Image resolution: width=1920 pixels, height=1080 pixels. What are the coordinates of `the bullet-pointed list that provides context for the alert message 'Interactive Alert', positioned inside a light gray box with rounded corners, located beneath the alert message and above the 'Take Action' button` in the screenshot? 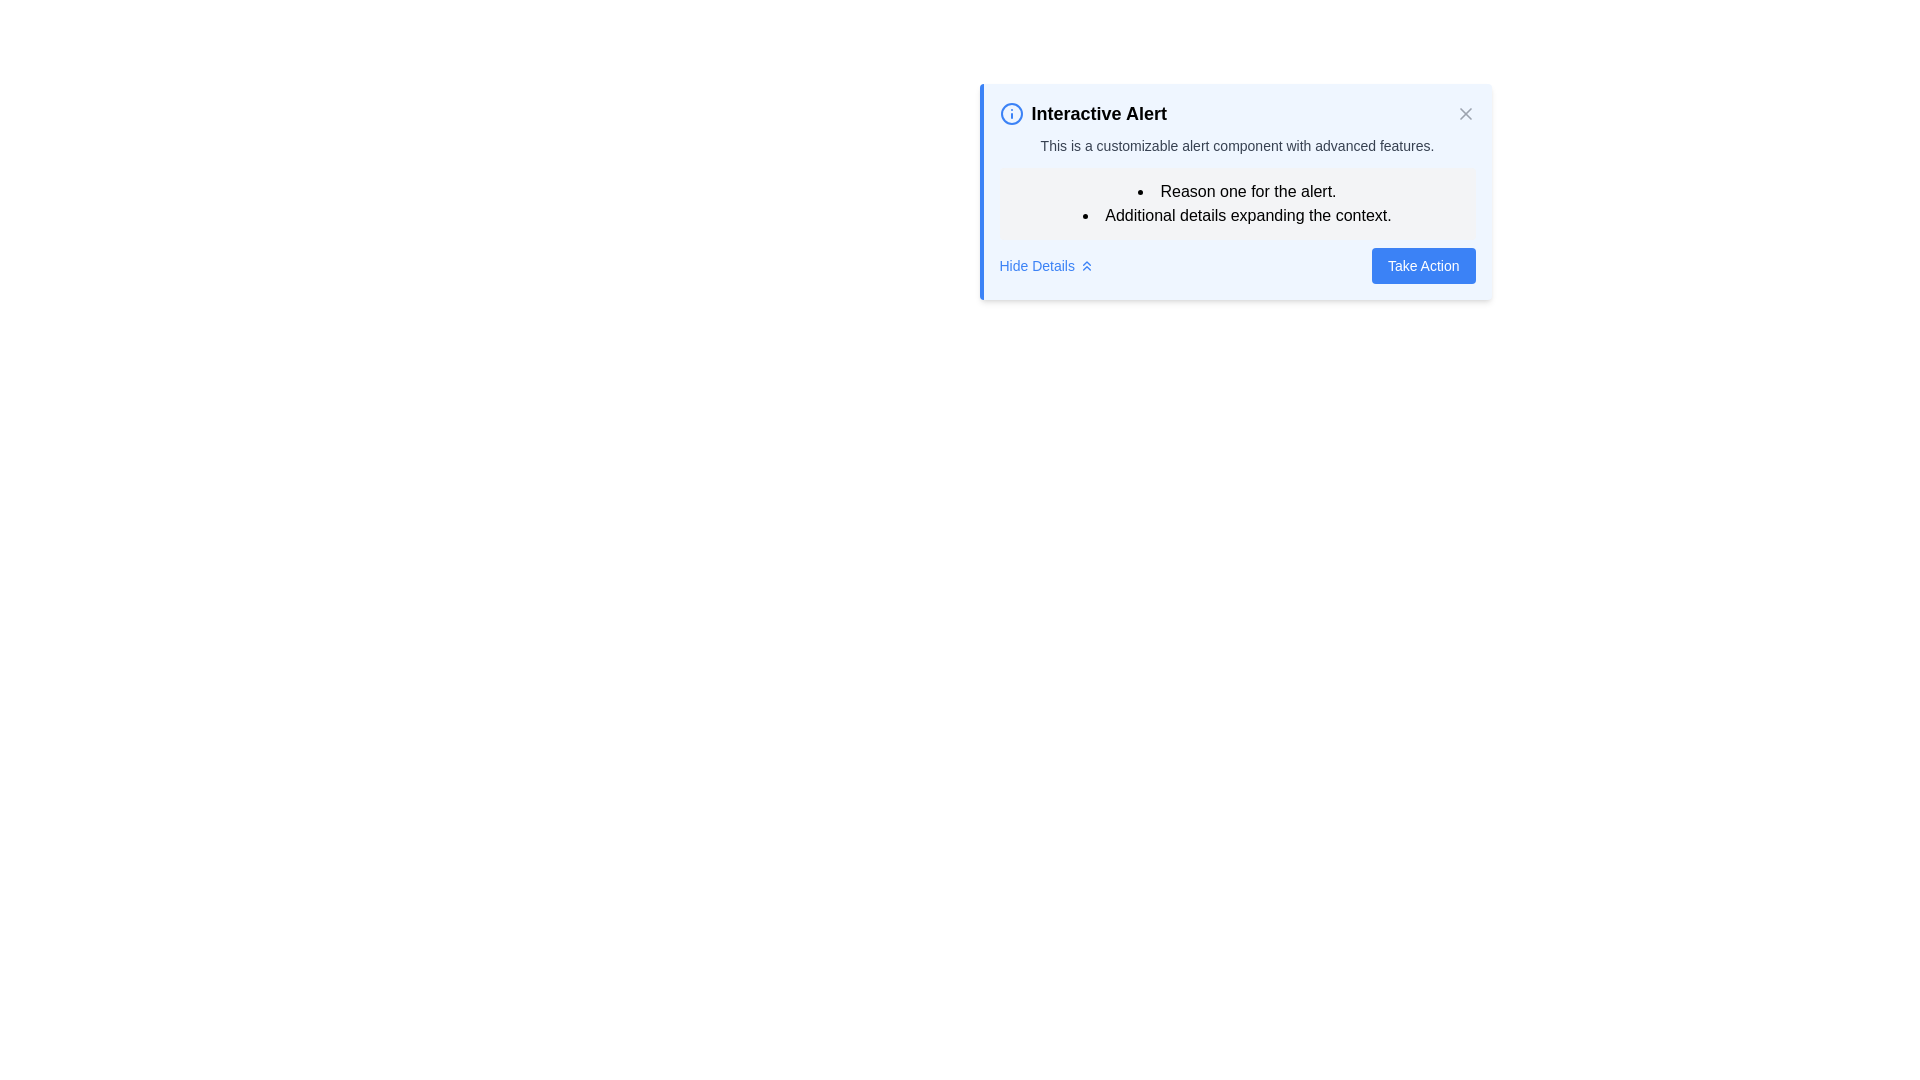 It's located at (1236, 204).